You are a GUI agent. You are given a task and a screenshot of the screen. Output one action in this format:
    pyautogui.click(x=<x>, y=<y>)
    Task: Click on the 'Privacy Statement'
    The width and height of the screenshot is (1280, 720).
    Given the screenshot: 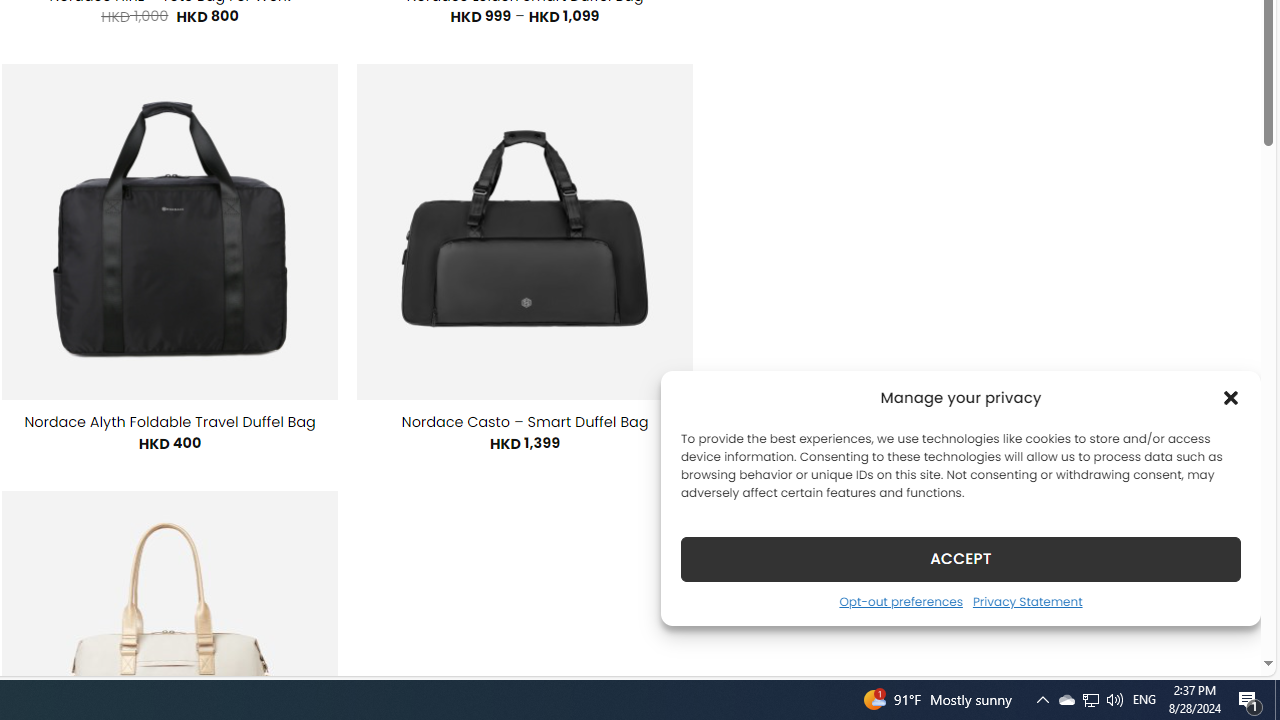 What is the action you would take?
    pyautogui.click(x=1027, y=600)
    